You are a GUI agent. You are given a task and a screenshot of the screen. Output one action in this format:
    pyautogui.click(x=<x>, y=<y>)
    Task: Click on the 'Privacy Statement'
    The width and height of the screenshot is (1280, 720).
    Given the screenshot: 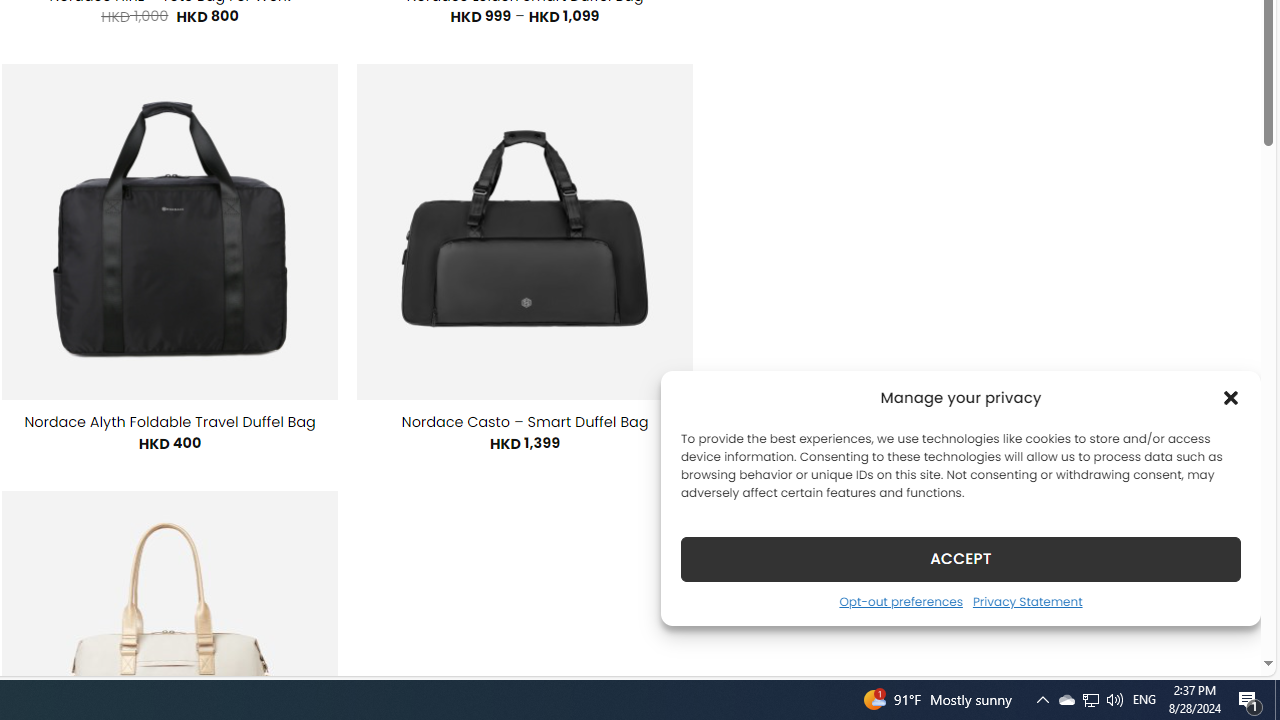 What is the action you would take?
    pyautogui.click(x=1027, y=600)
    